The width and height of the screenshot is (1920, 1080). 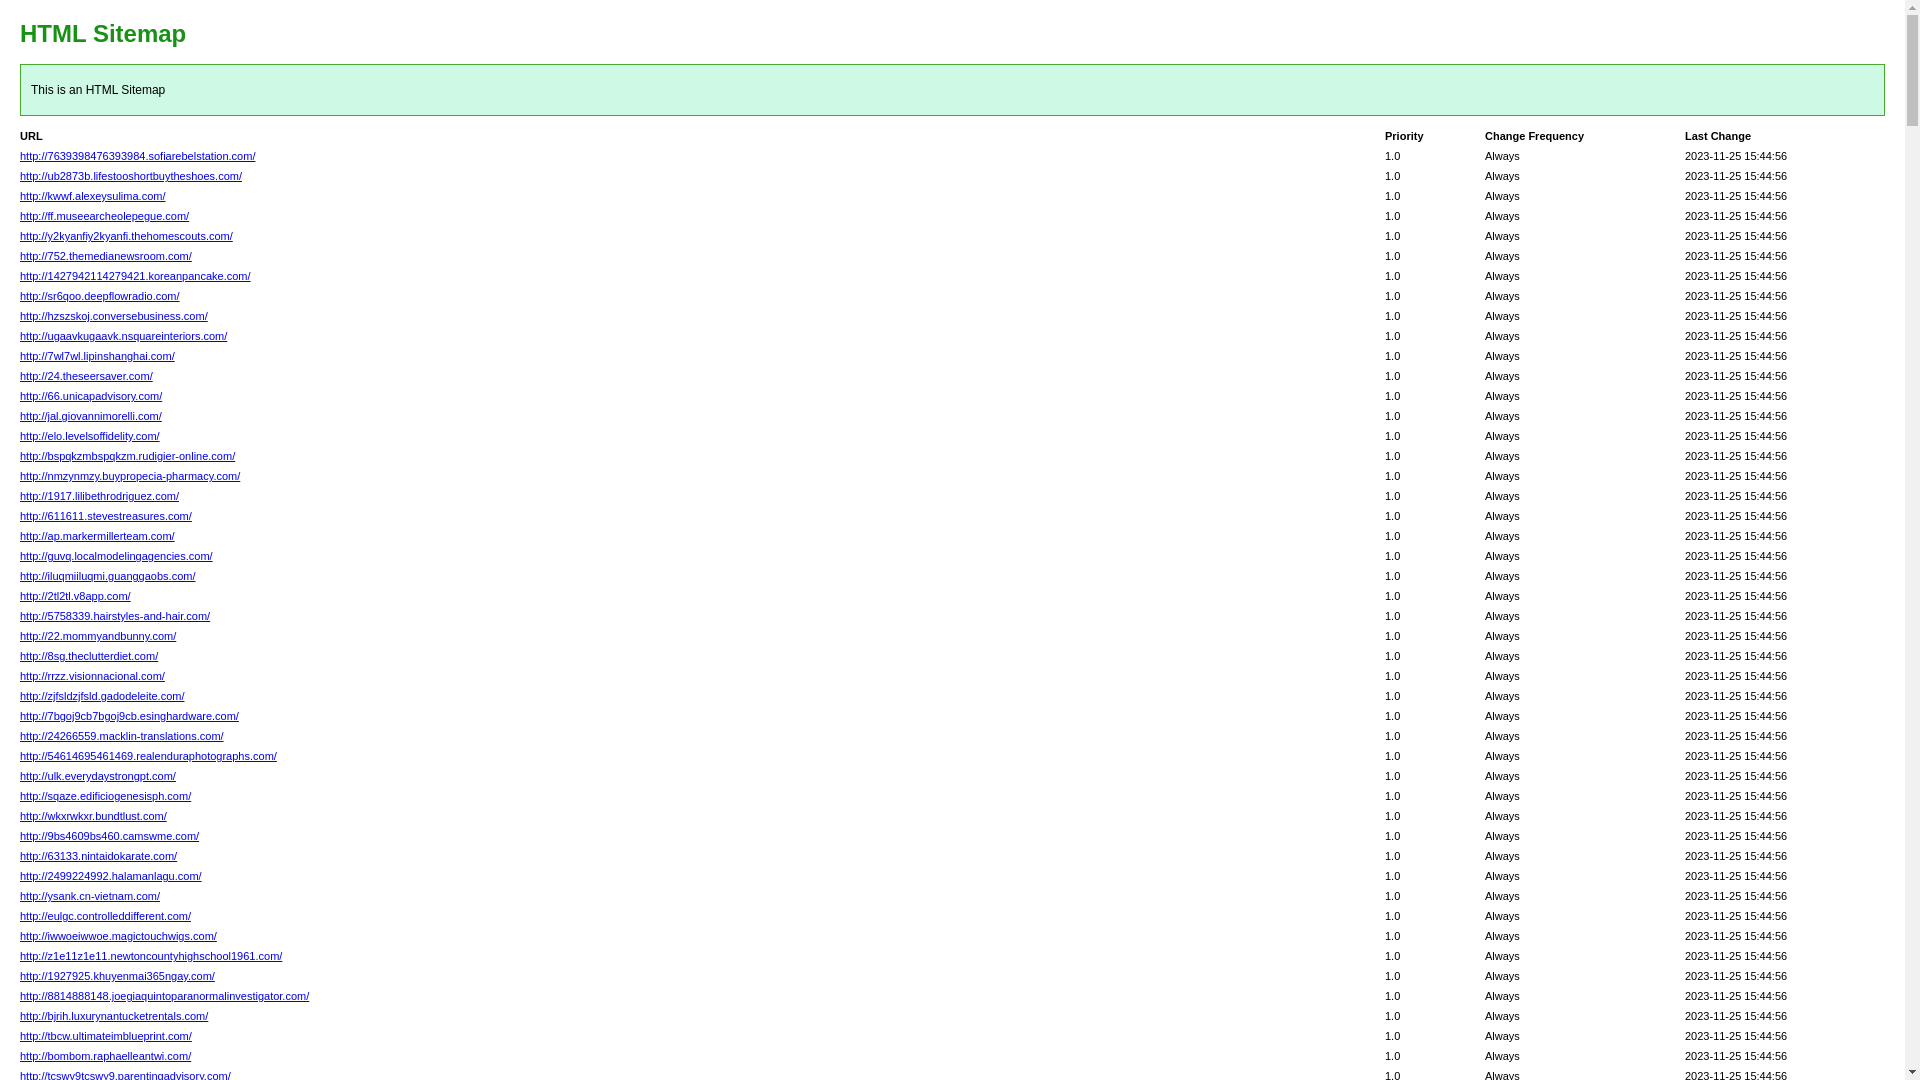 What do you see at coordinates (104, 515) in the screenshot?
I see `'http://611611.stevestreasures.com/'` at bounding box center [104, 515].